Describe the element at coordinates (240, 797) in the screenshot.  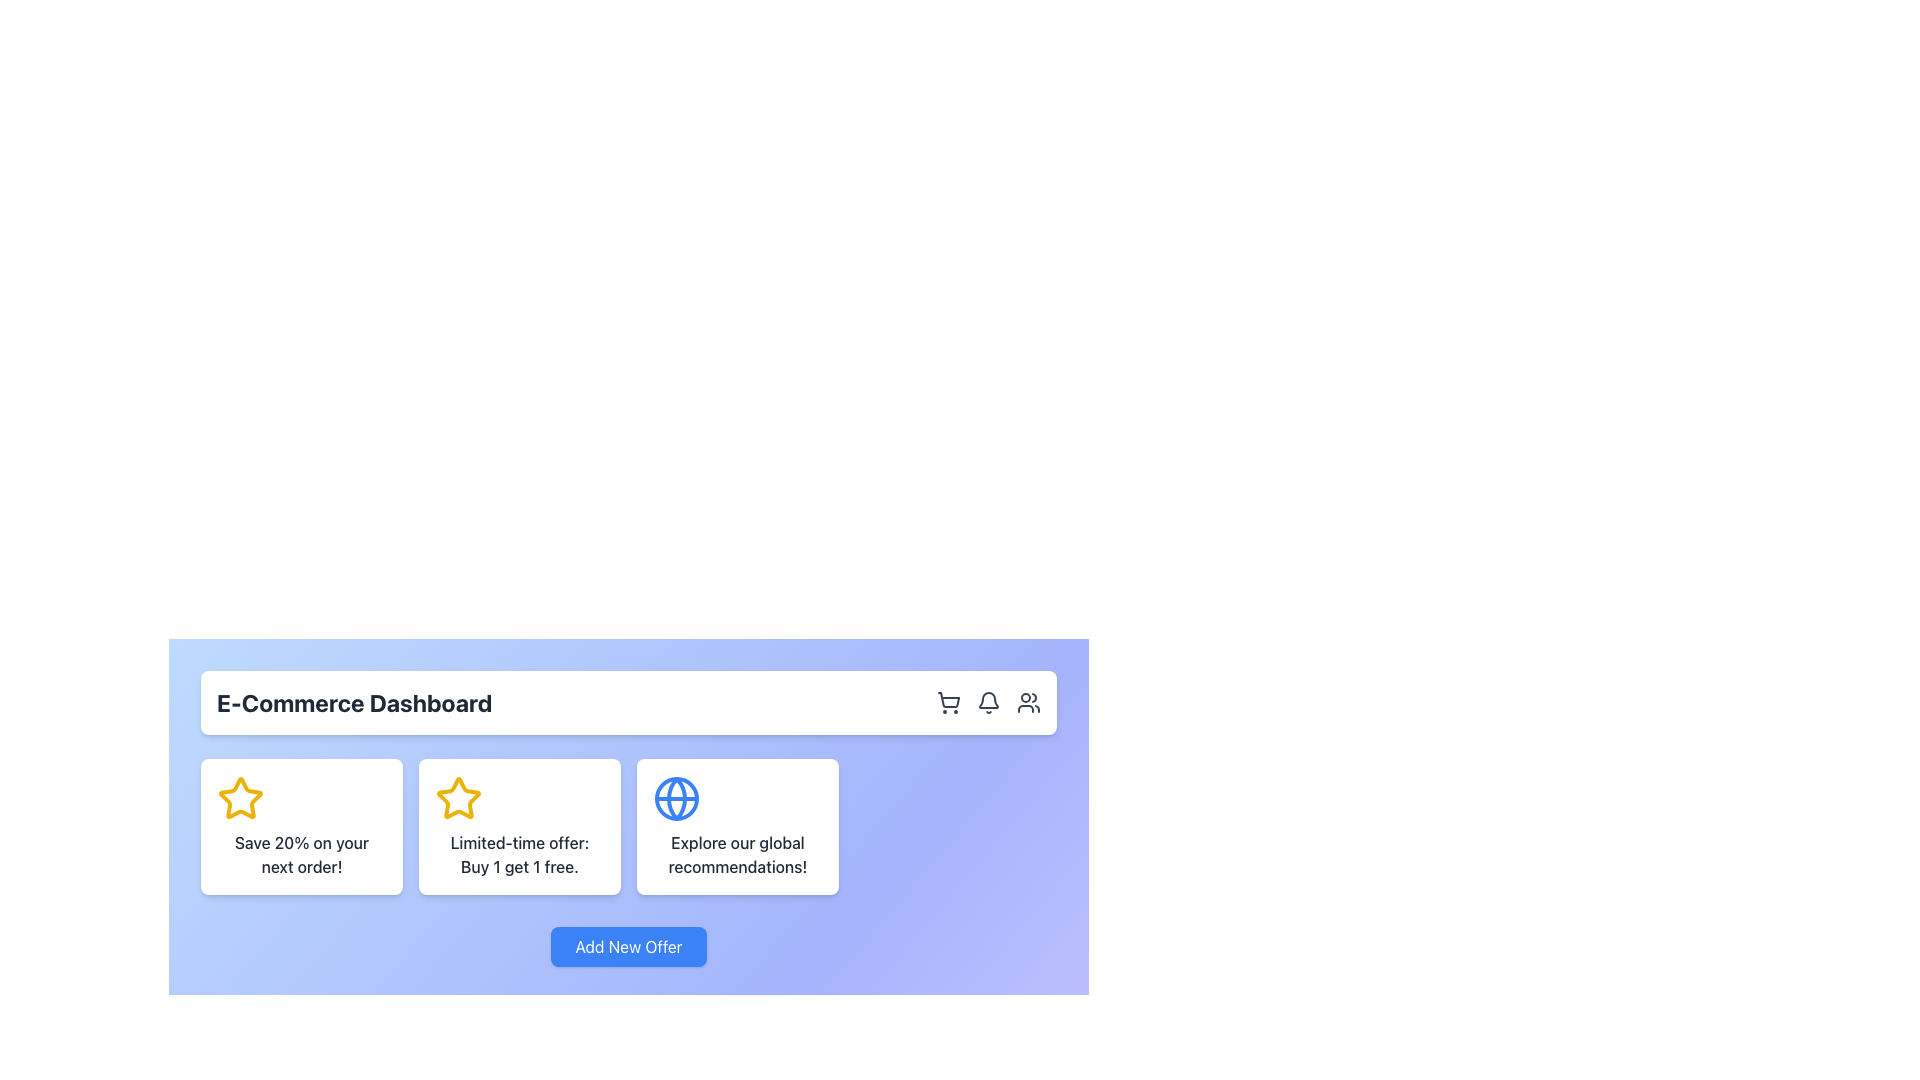
I see `the decorative star icon with a bright yellow fill and white interior, located below the text 'Save 20% on your next order!'` at that location.